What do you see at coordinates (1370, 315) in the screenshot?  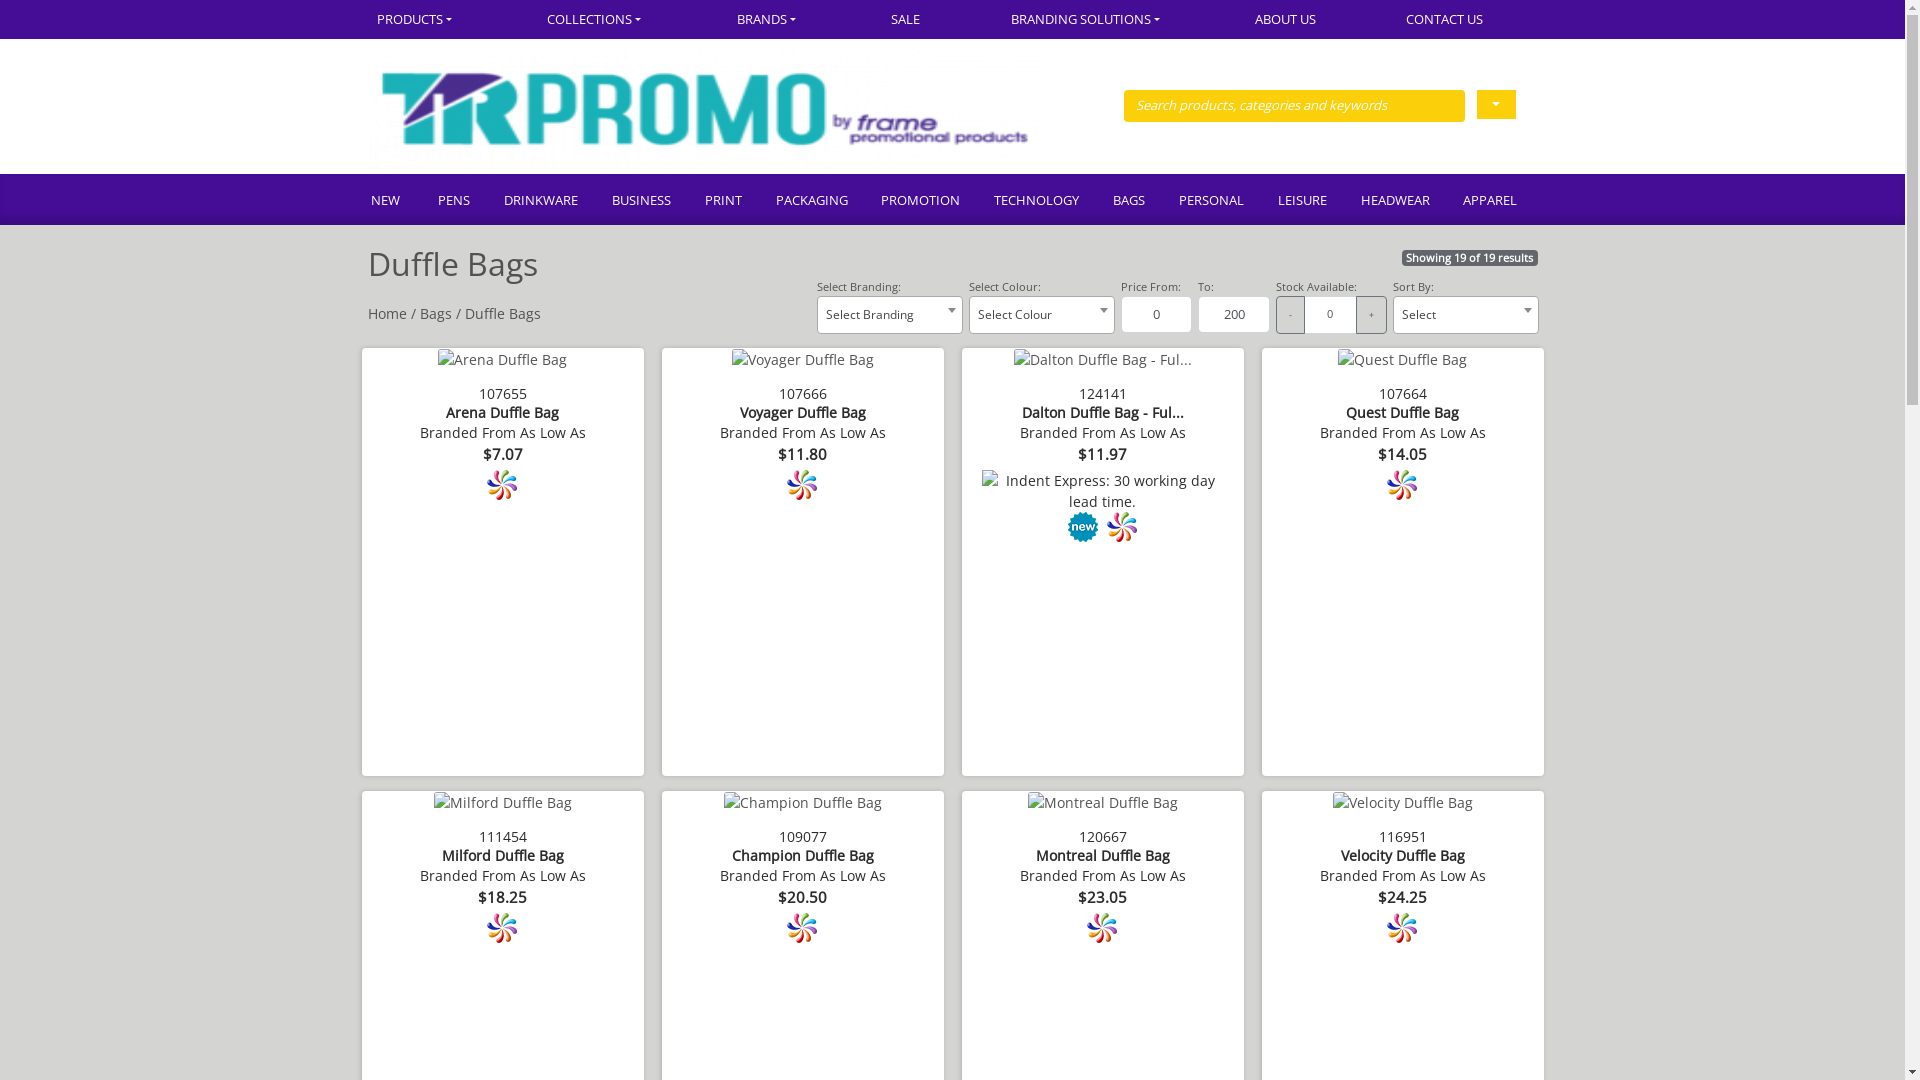 I see `'+'` at bounding box center [1370, 315].